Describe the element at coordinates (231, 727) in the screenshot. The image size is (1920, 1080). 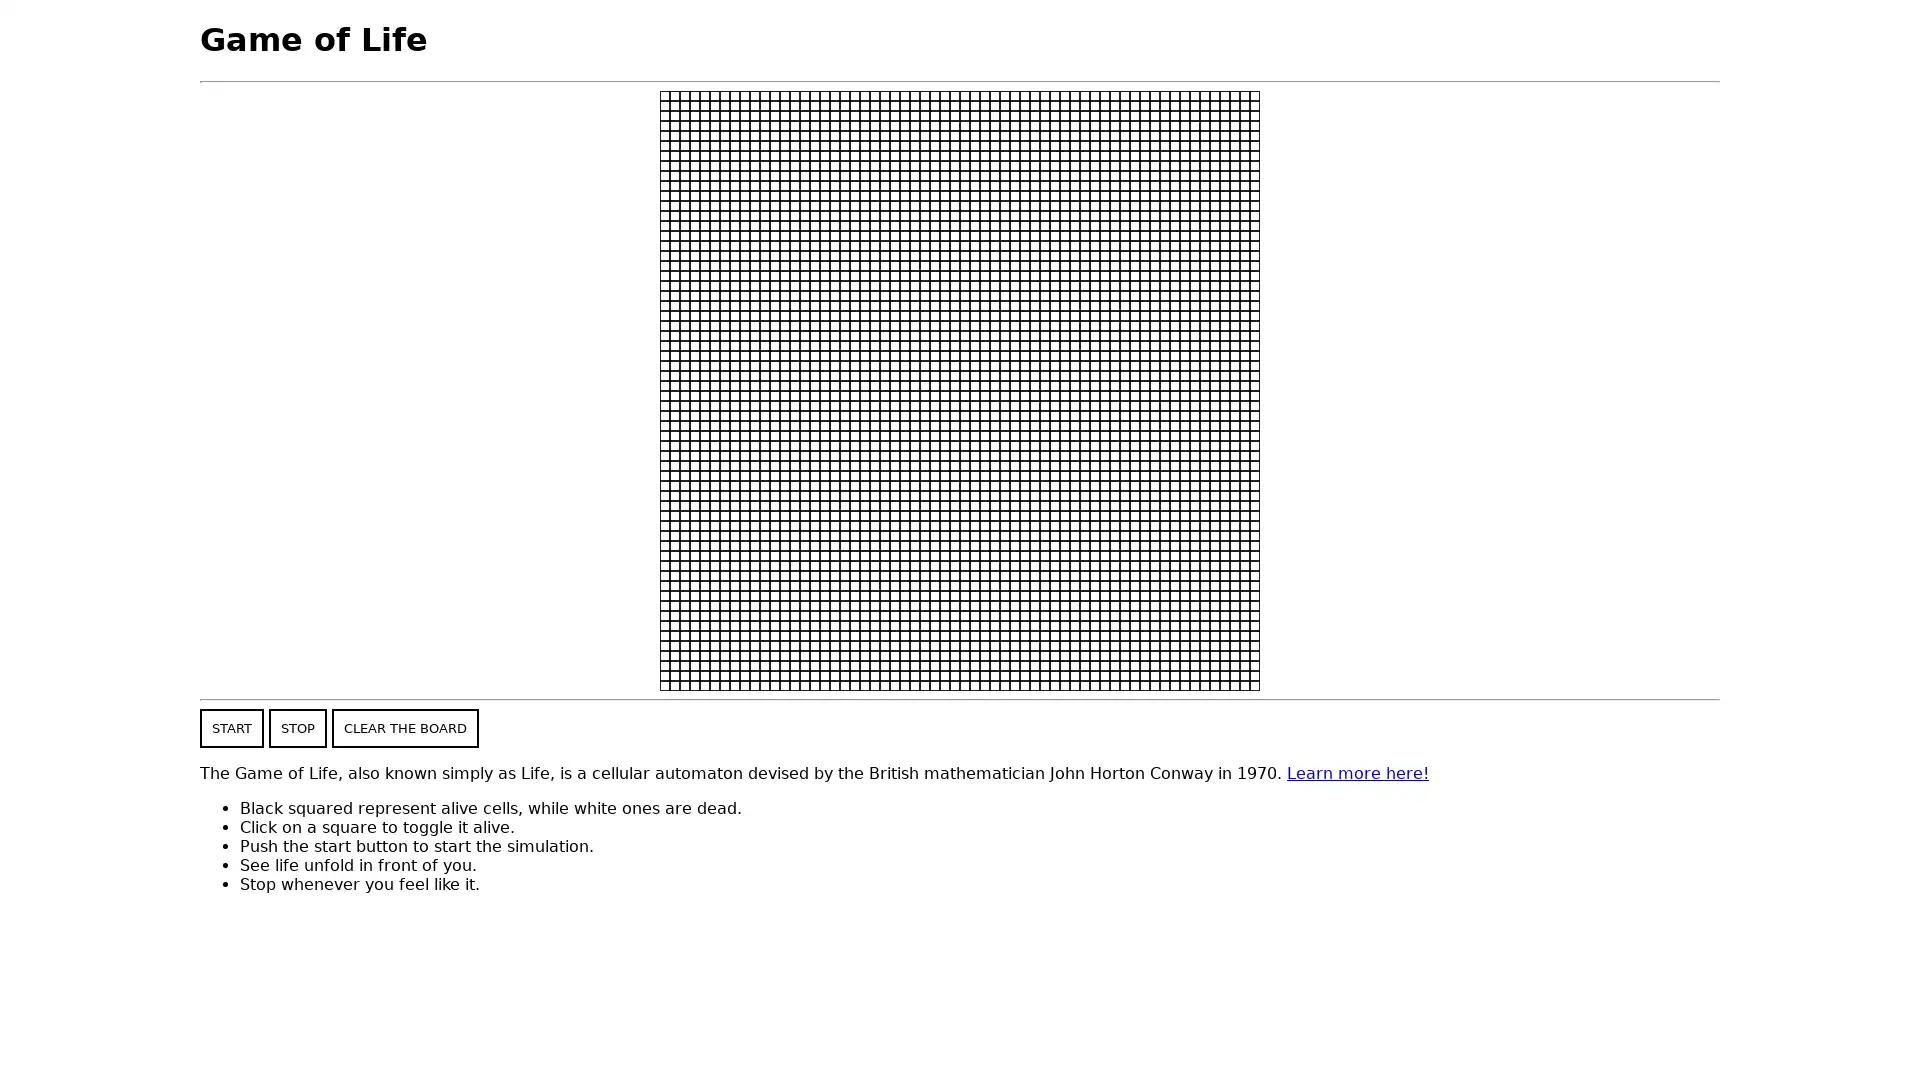
I see `START` at that location.